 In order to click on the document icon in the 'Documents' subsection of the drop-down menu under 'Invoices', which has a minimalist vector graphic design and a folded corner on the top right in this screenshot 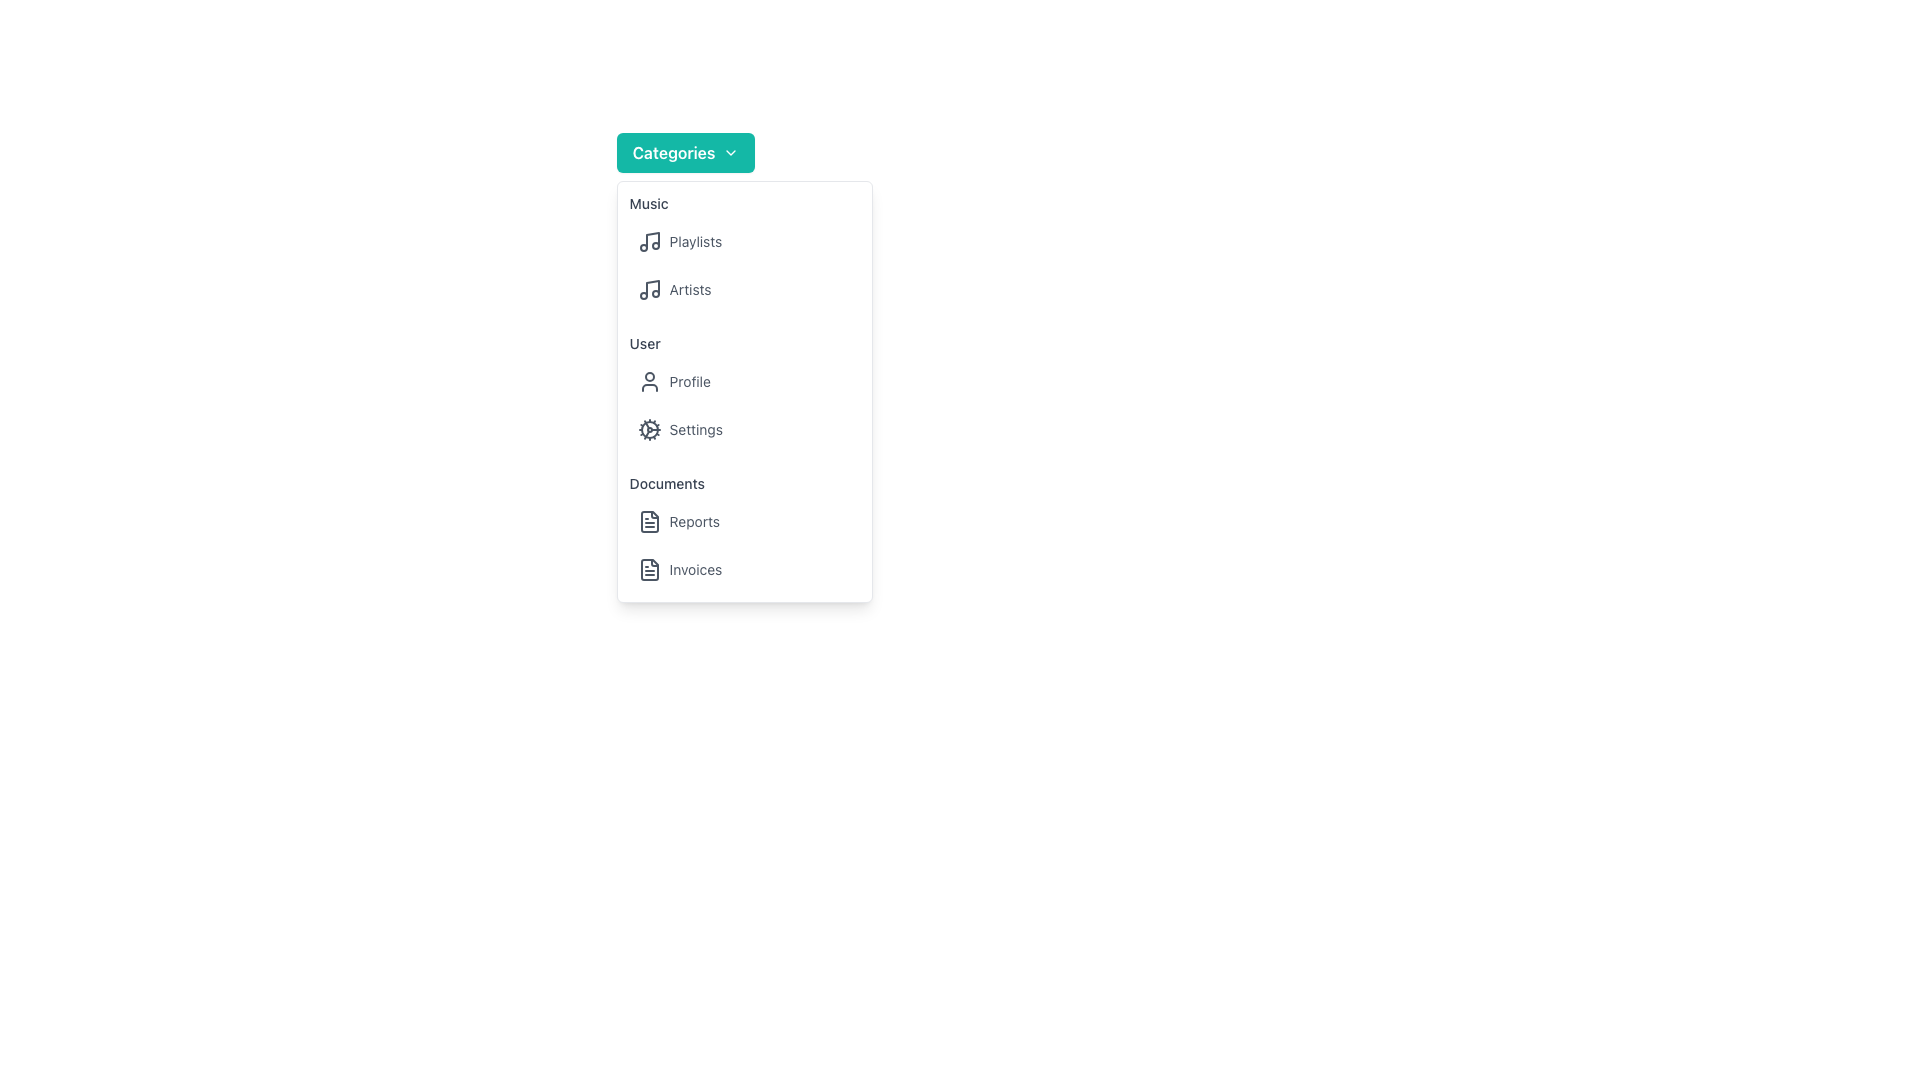, I will do `click(649, 570)`.